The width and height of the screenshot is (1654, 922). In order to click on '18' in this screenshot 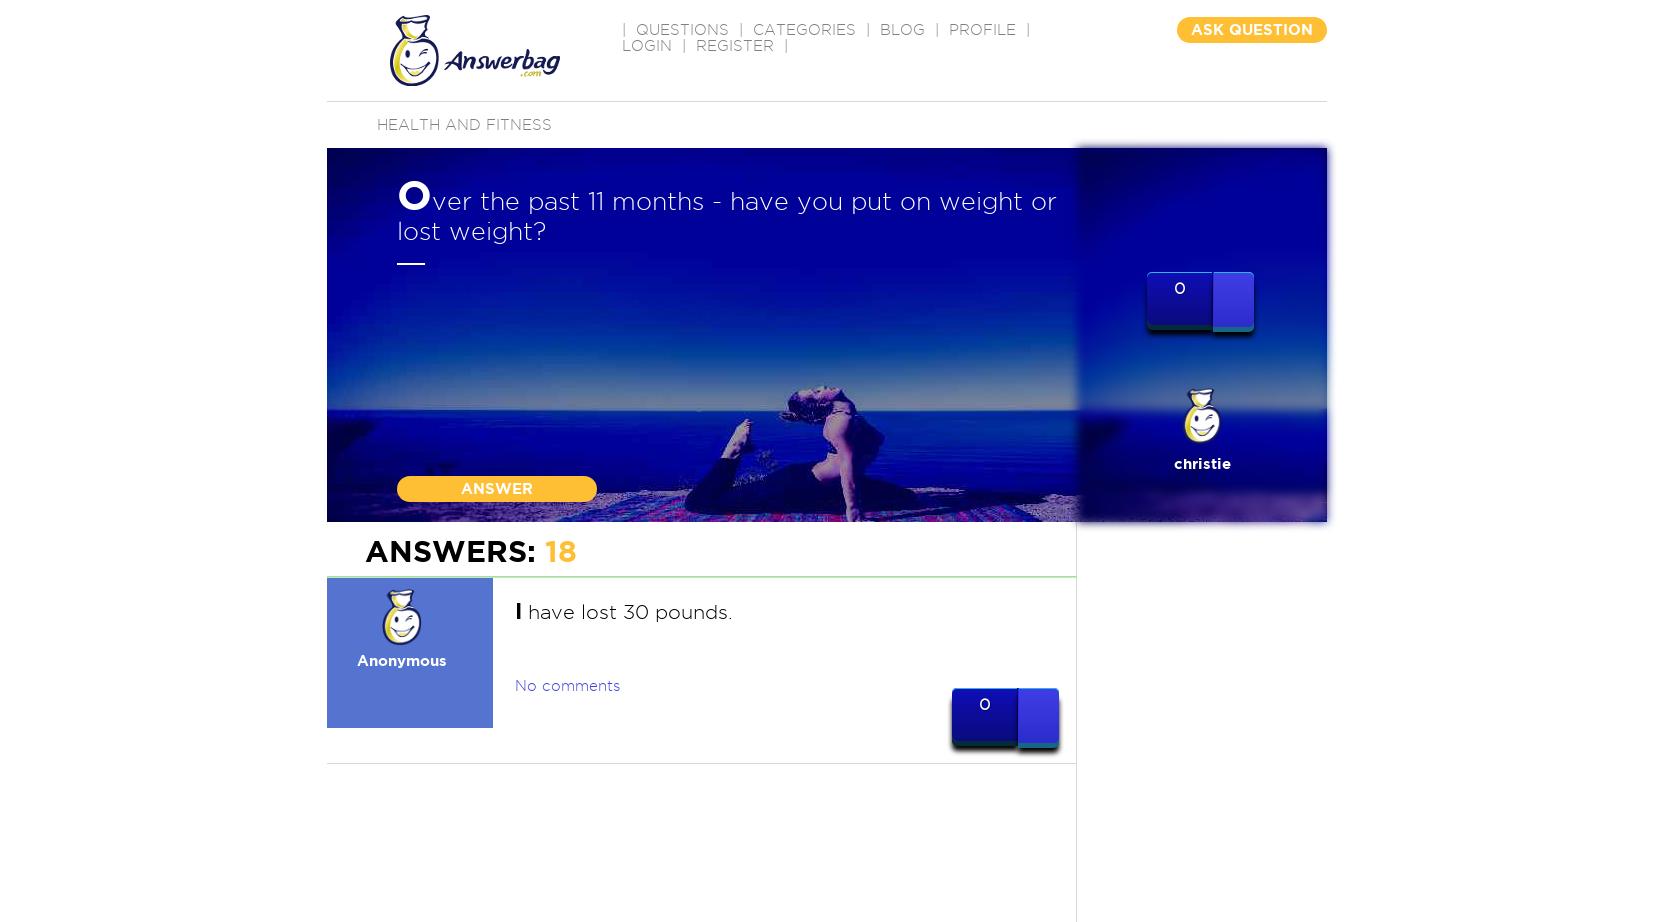, I will do `click(544, 550)`.